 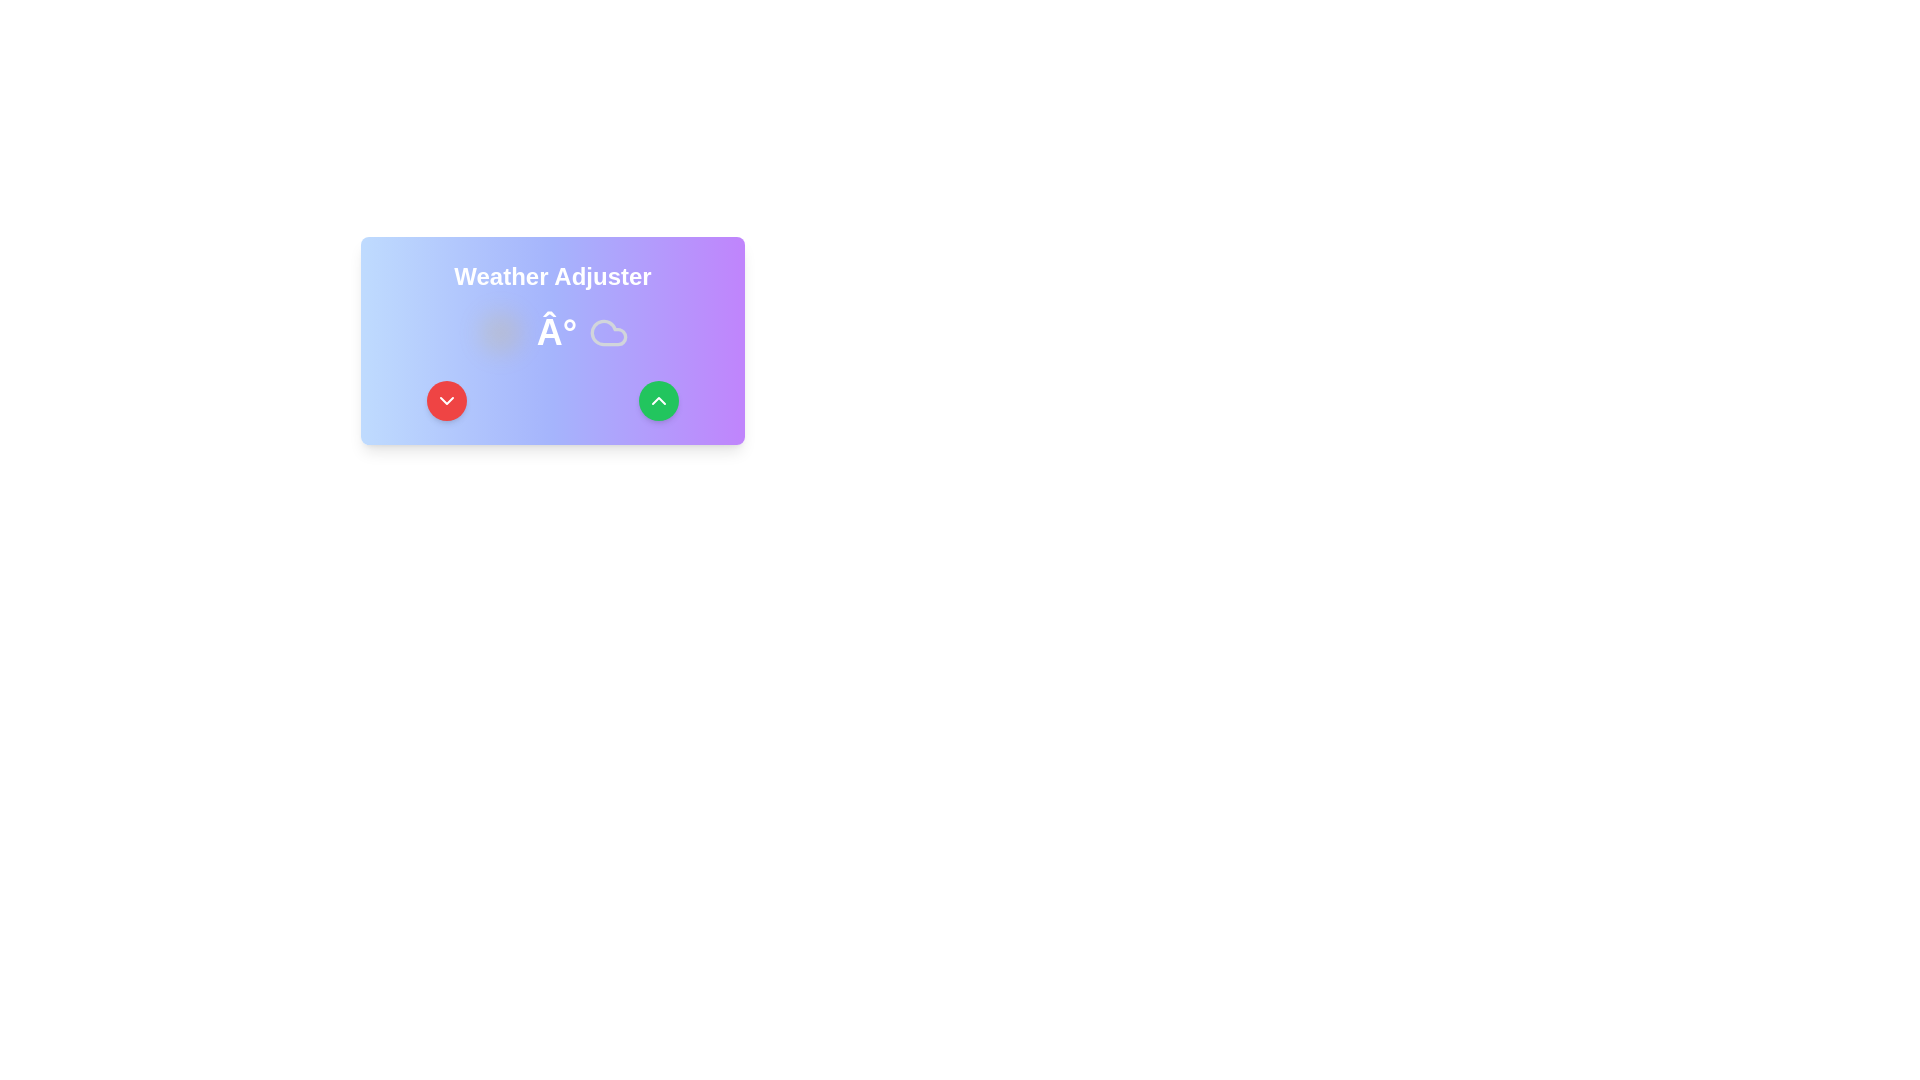 What do you see at coordinates (445, 401) in the screenshot?
I see `the small red circular button with a white downward chevron icon located at the bottom-left corner of the 'Weather Adjuster' card` at bounding box center [445, 401].